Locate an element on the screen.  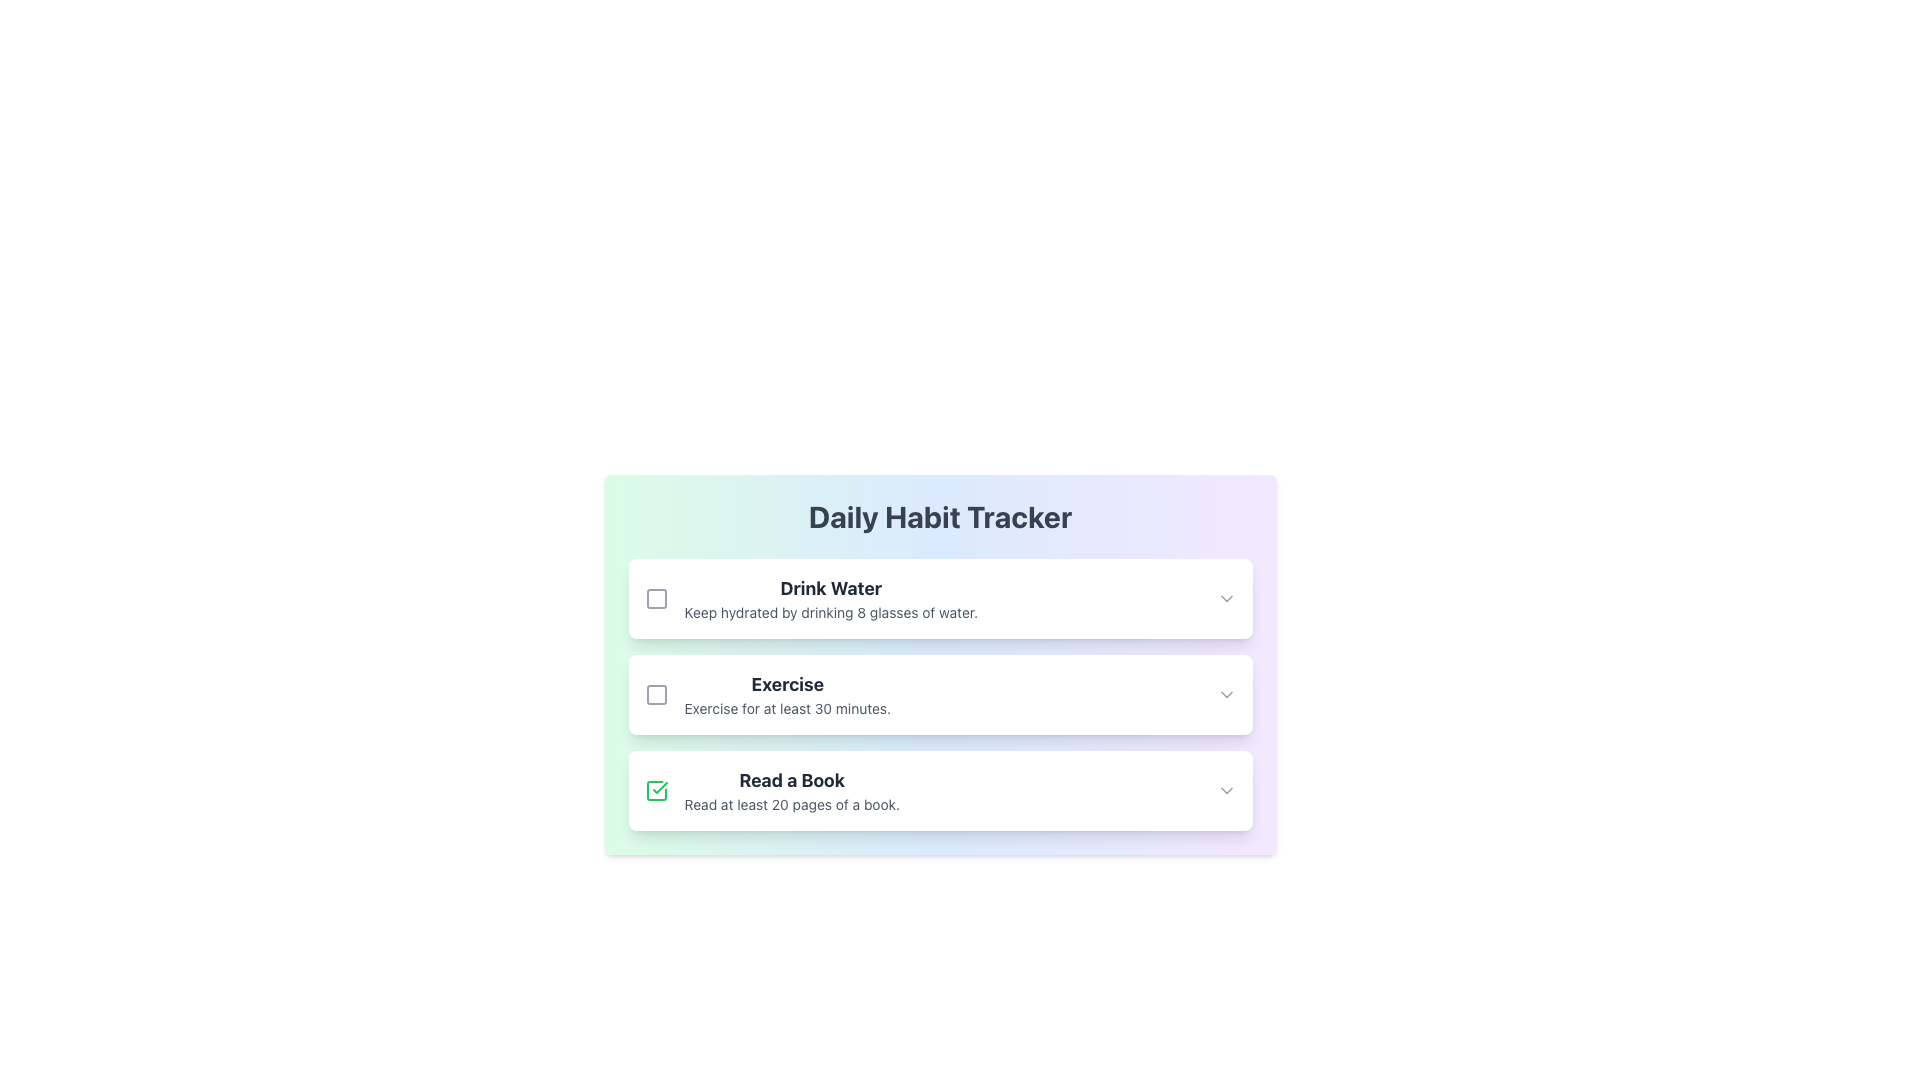
the chevron-down icon located at the top right corner of the 'Exercise' action card is located at coordinates (1225, 693).